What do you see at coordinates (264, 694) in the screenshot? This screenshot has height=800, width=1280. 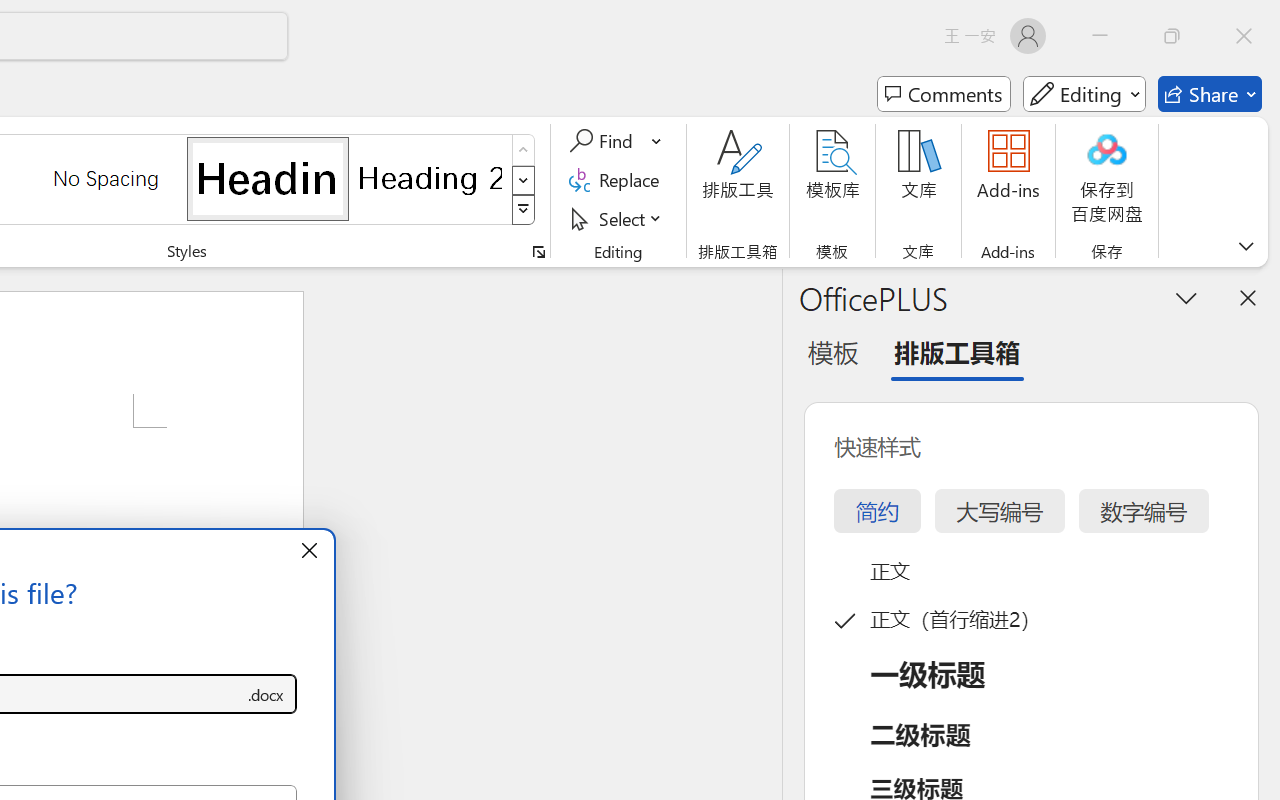 I see `'Save as type'` at bounding box center [264, 694].